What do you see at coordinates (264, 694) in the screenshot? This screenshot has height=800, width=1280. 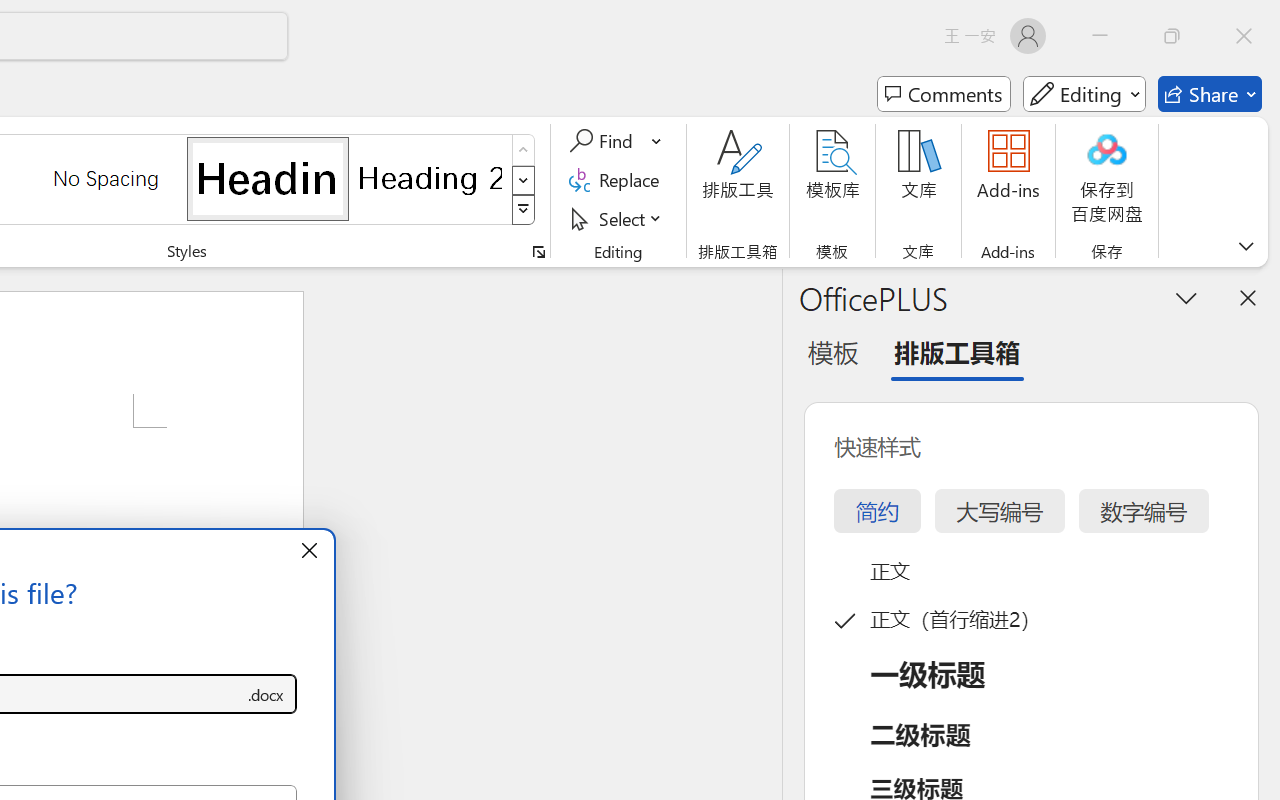 I see `'Save as type'` at bounding box center [264, 694].